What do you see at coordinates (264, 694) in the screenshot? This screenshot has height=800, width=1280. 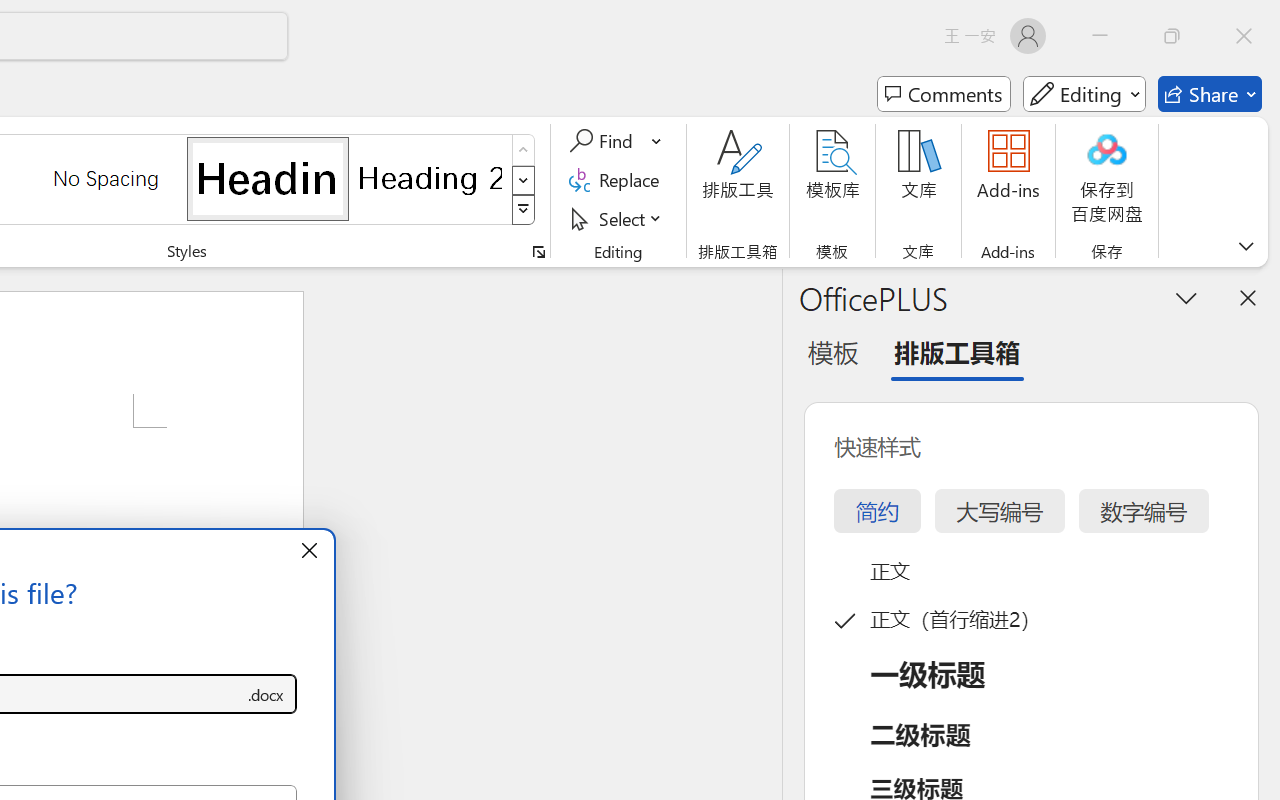 I see `'Save as type'` at bounding box center [264, 694].